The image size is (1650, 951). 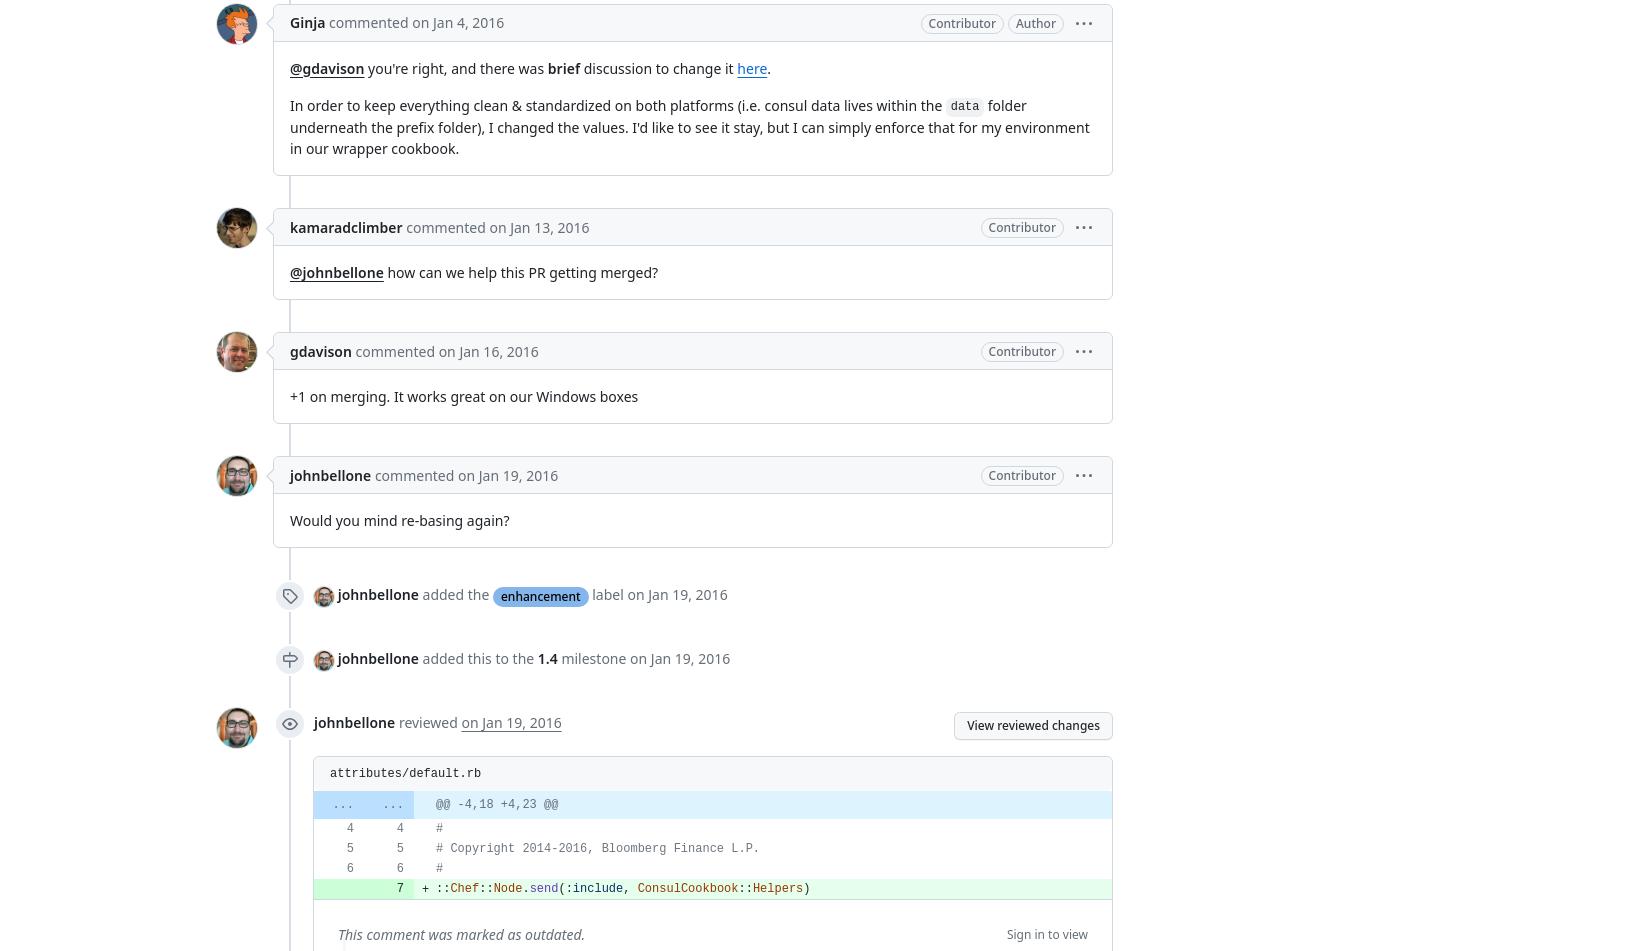 I want to click on 'milestone', so click(x=592, y=657).